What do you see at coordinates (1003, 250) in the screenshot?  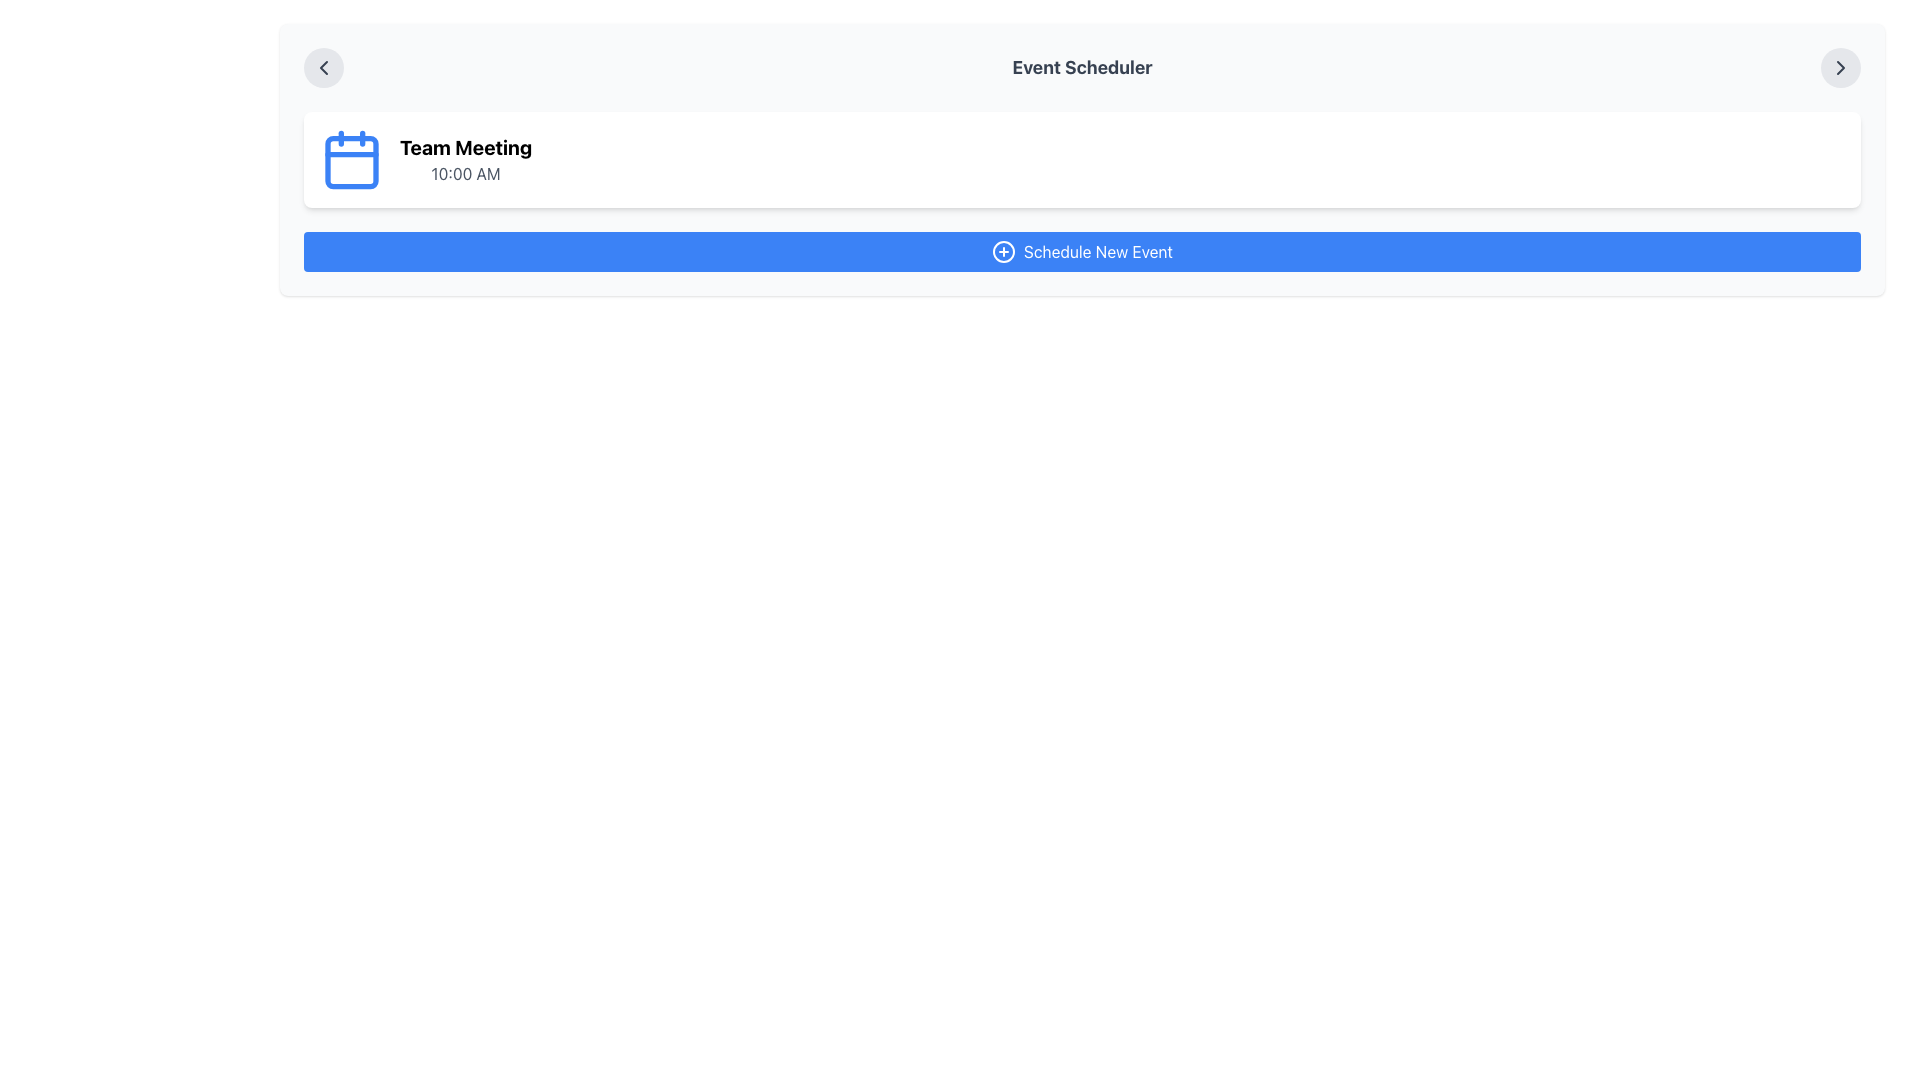 I see `the addition icon located to the left of the 'Schedule New Event' button` at bounding box center [1003, 250].